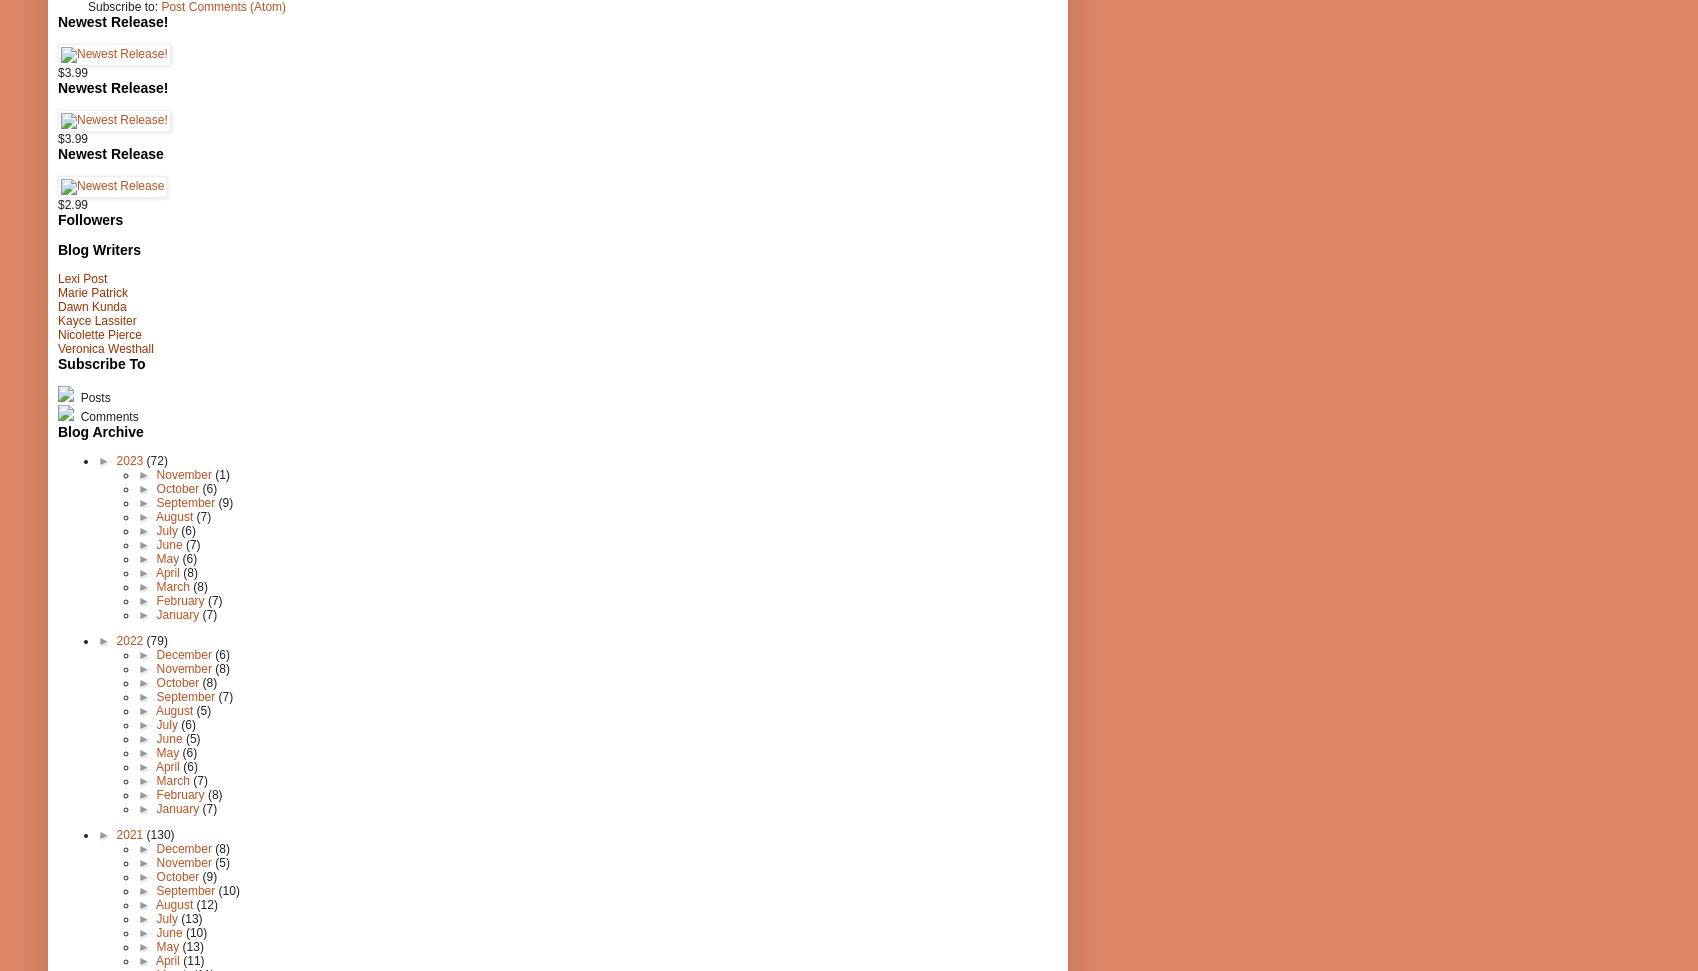  I want to click on '(130)', so click(145, 833).